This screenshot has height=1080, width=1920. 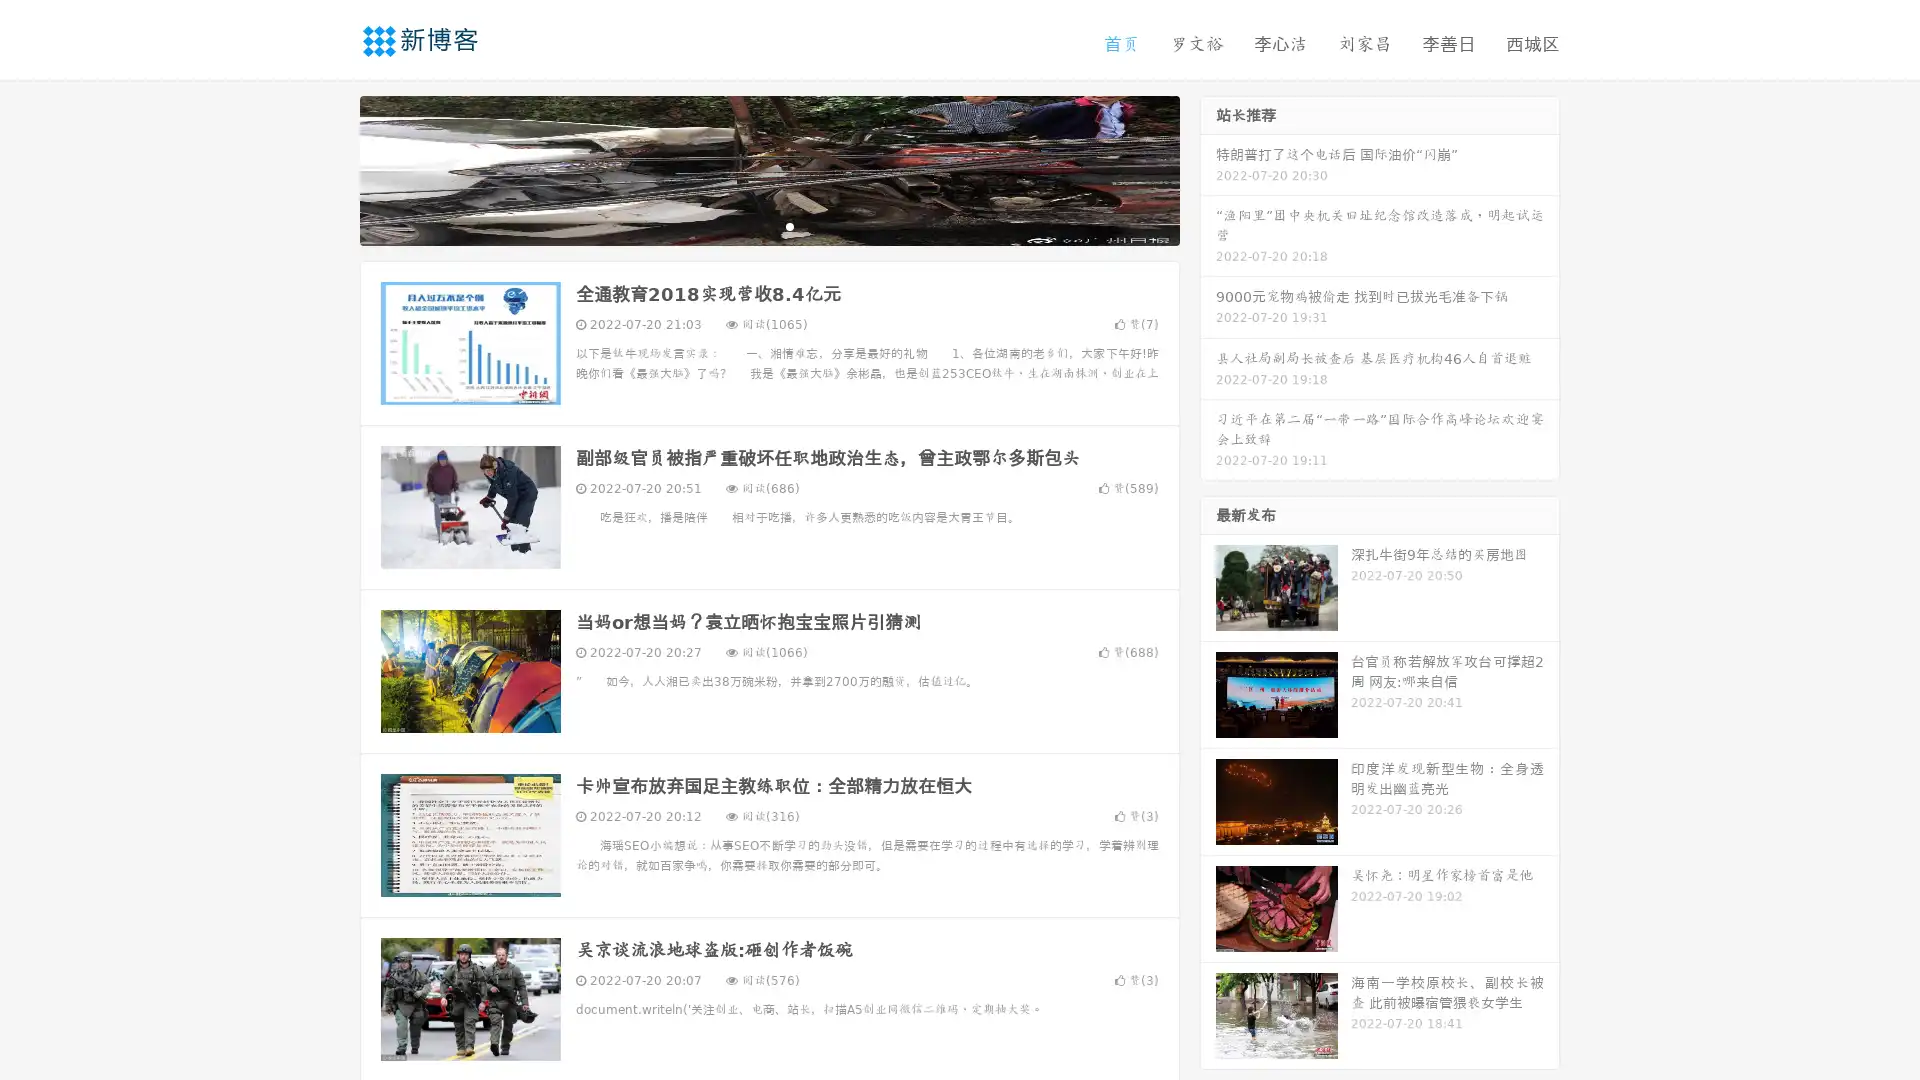 I want to click on Previous slide, so click(x=330, y=168).